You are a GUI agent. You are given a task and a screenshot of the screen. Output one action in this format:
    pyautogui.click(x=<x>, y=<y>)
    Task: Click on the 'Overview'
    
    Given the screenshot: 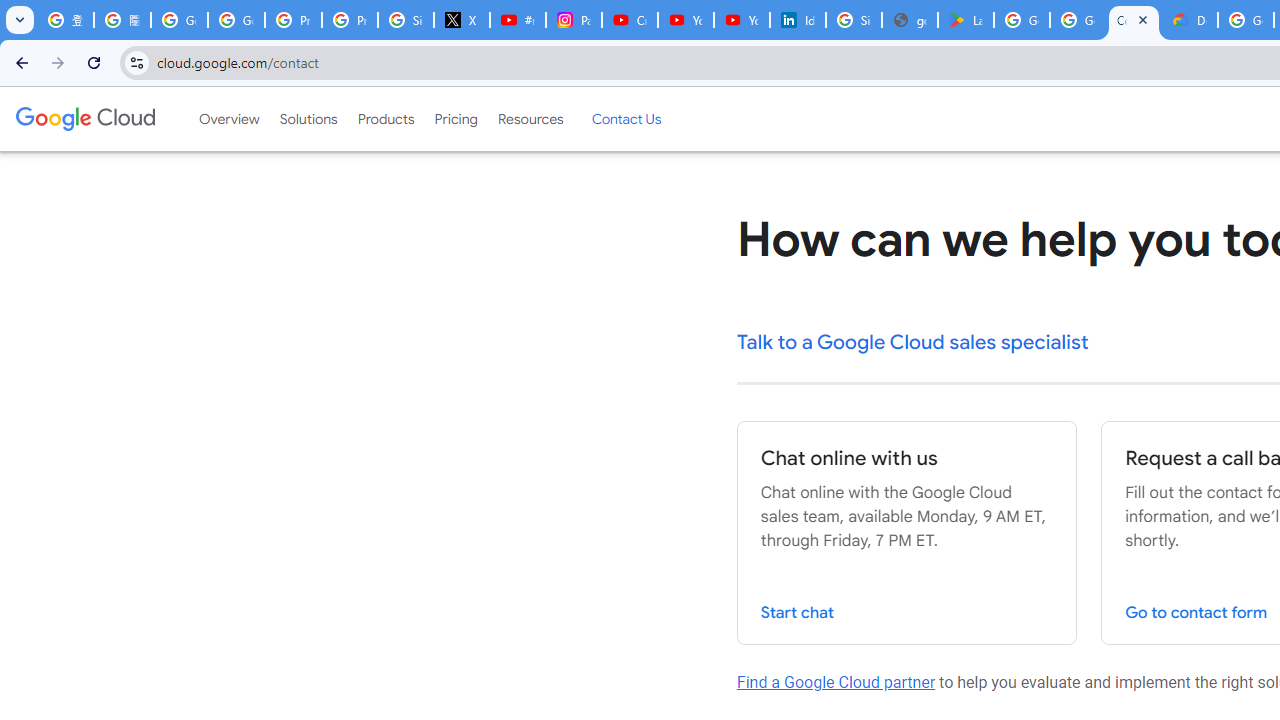 What is the action you would take?
    pyautogui.click(x=229, y=119)
    